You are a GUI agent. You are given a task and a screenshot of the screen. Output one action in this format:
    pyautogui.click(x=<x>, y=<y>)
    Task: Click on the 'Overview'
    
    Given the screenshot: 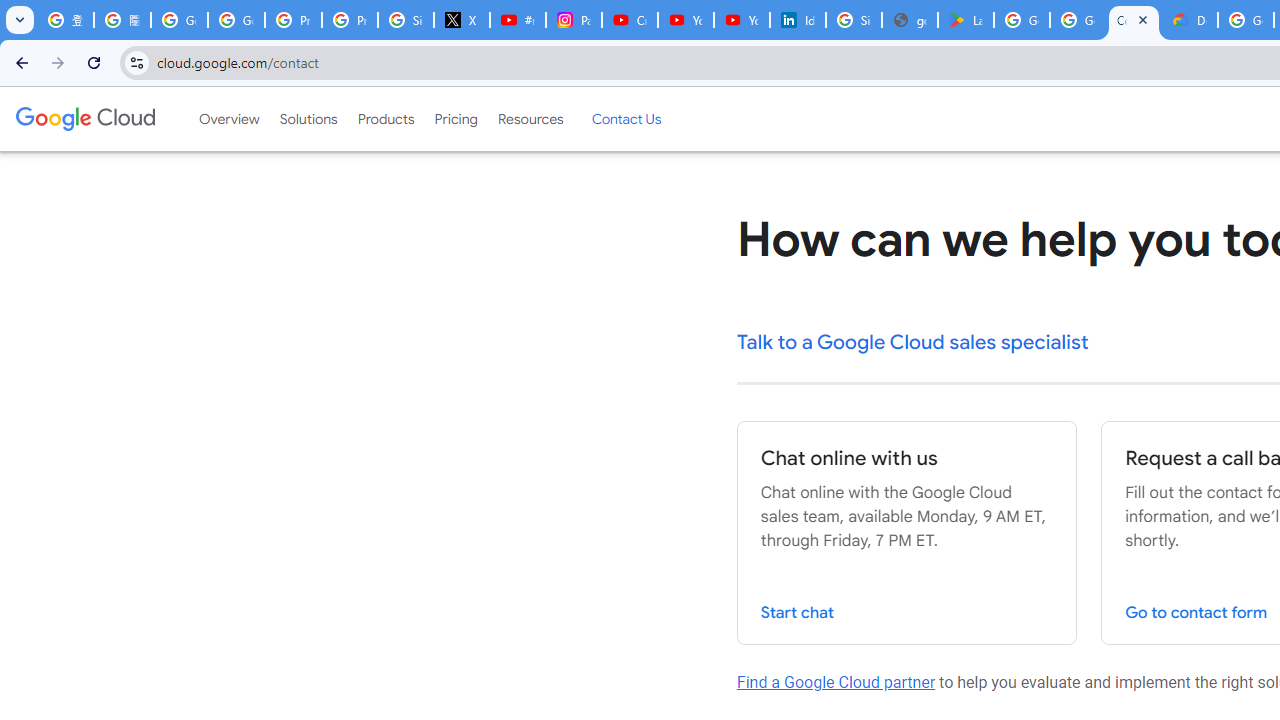 What is the action you would take?
    pyautogui.click(x=229, y=119)
    